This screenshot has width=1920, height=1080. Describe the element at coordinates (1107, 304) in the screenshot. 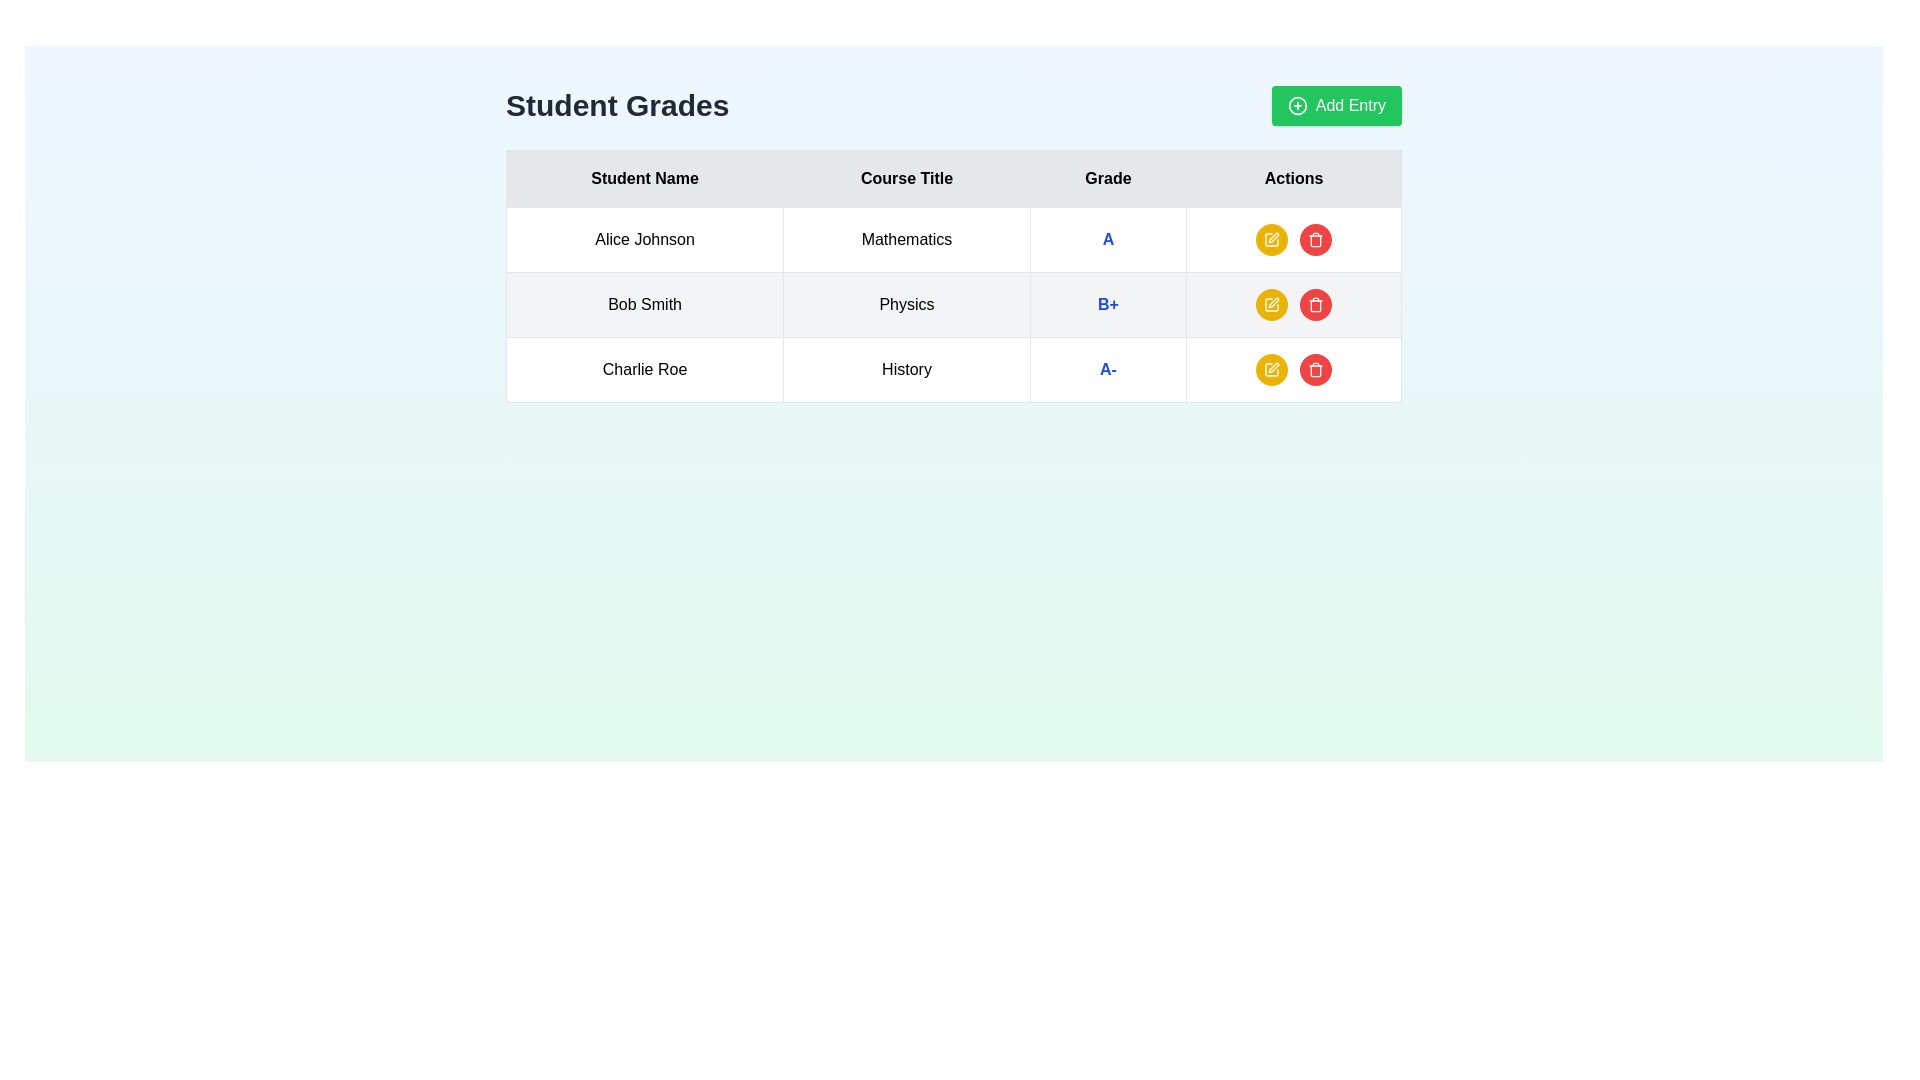

I see `the Text Label displaying the grade 'B+' for the student 'Bob Smith' in the 'Grade' column of the table` at that location.